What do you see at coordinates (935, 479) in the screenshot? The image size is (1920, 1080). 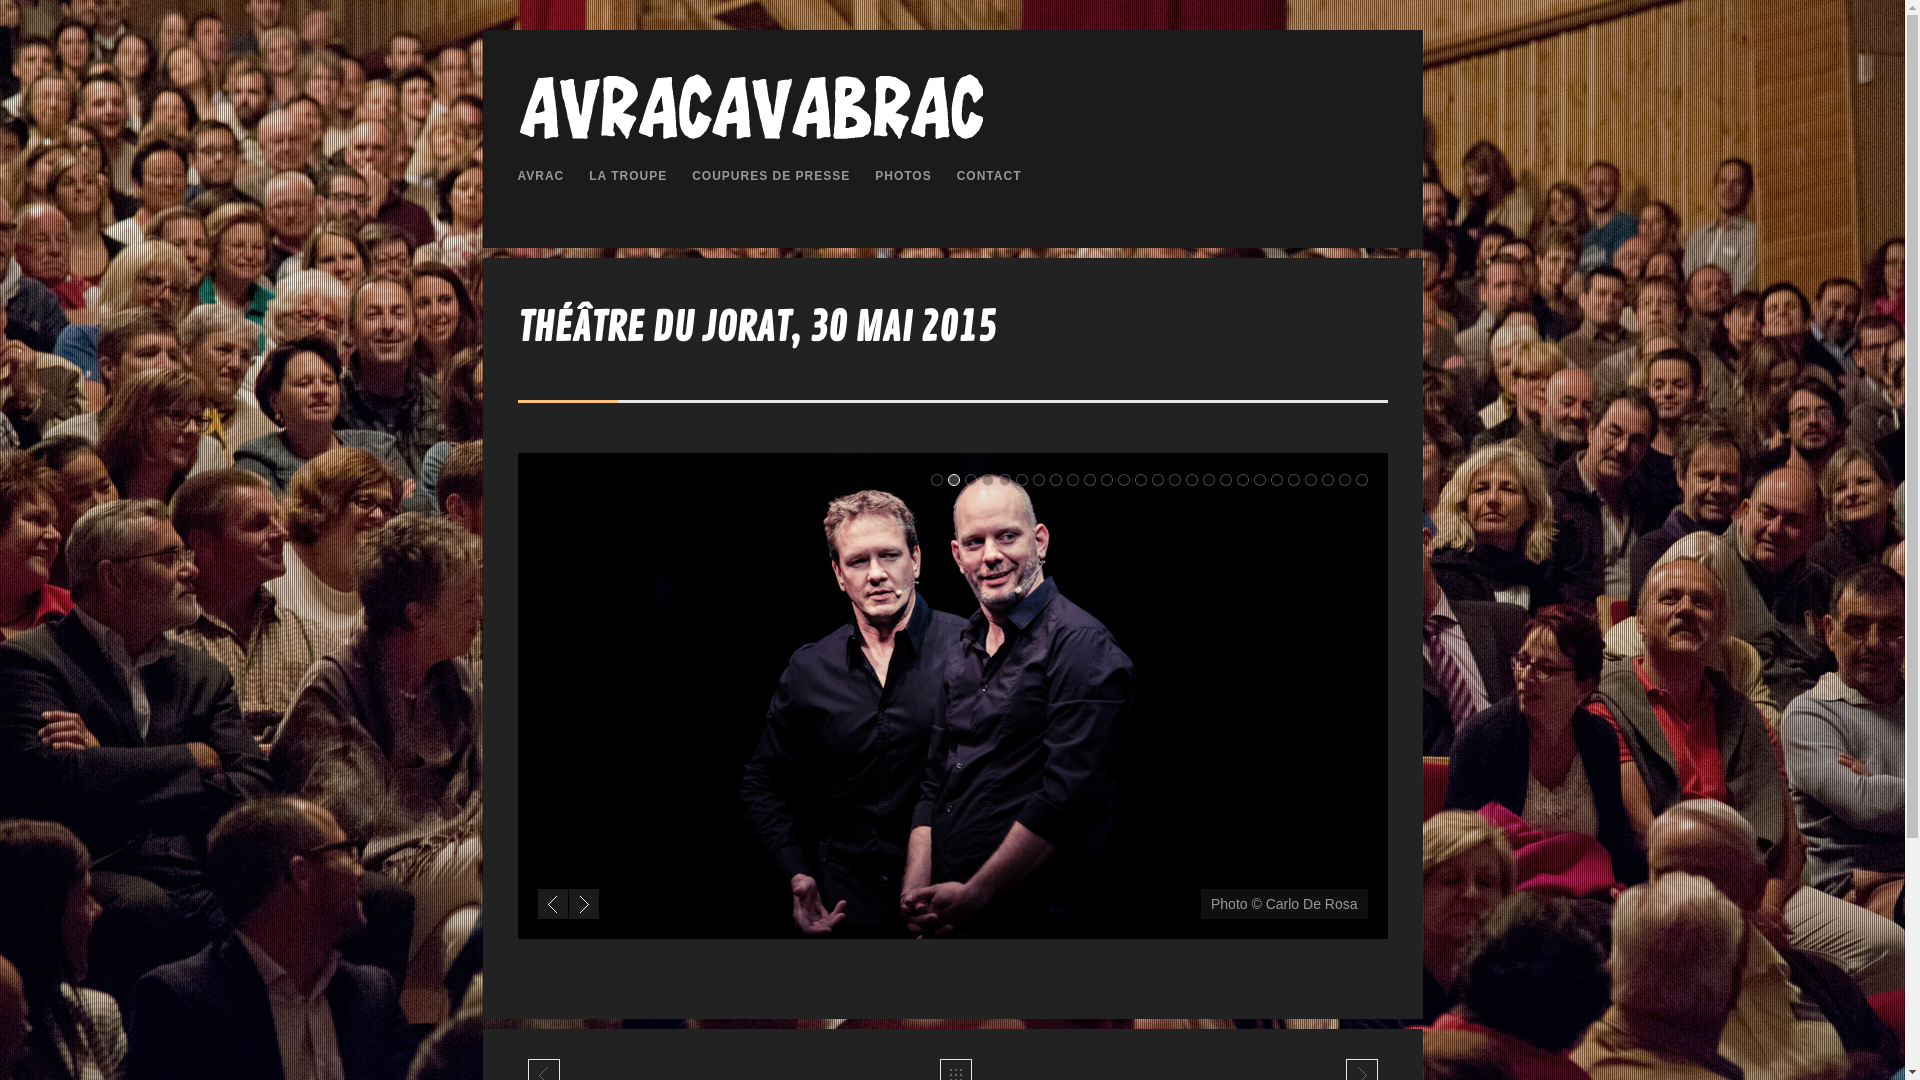 I see `'1'` at bounding box center [935, 479].